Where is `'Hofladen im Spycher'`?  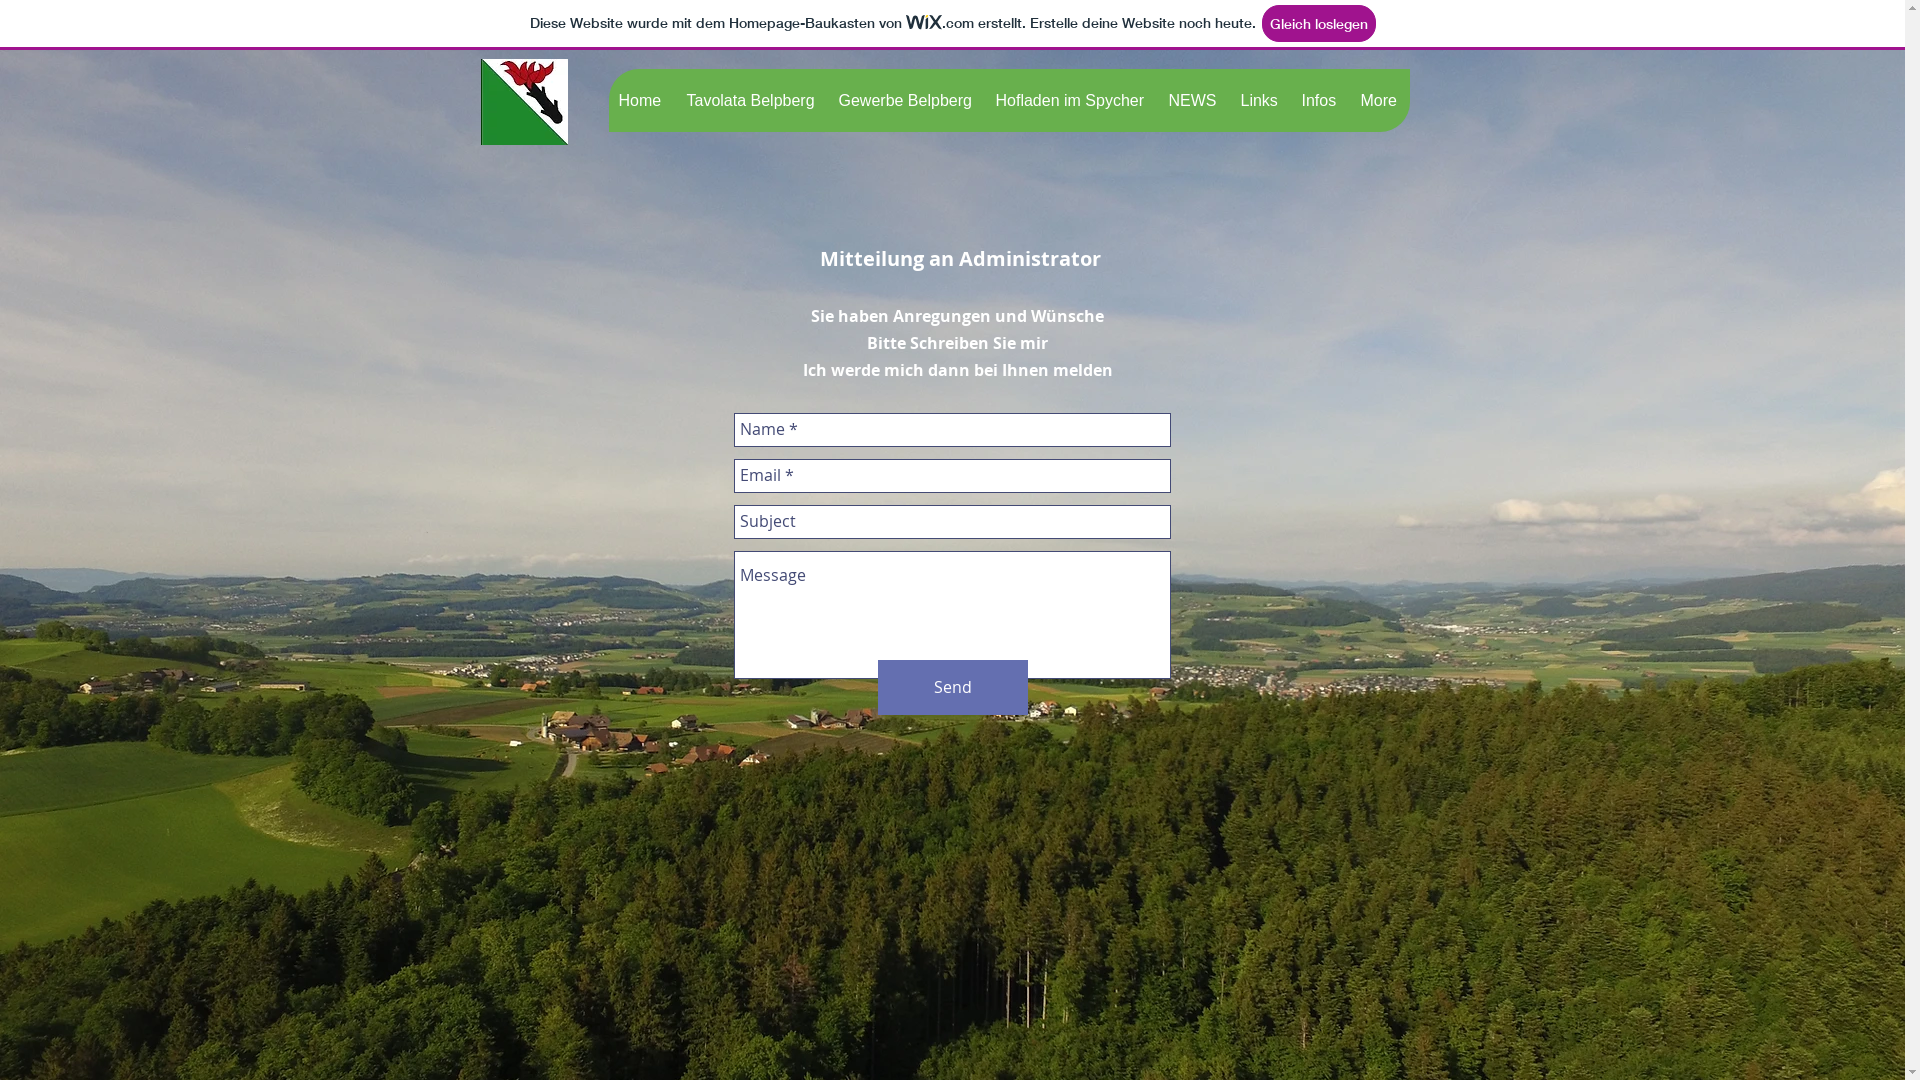
'Hofladen im Spycher' is located at coordinates (1069, 100).